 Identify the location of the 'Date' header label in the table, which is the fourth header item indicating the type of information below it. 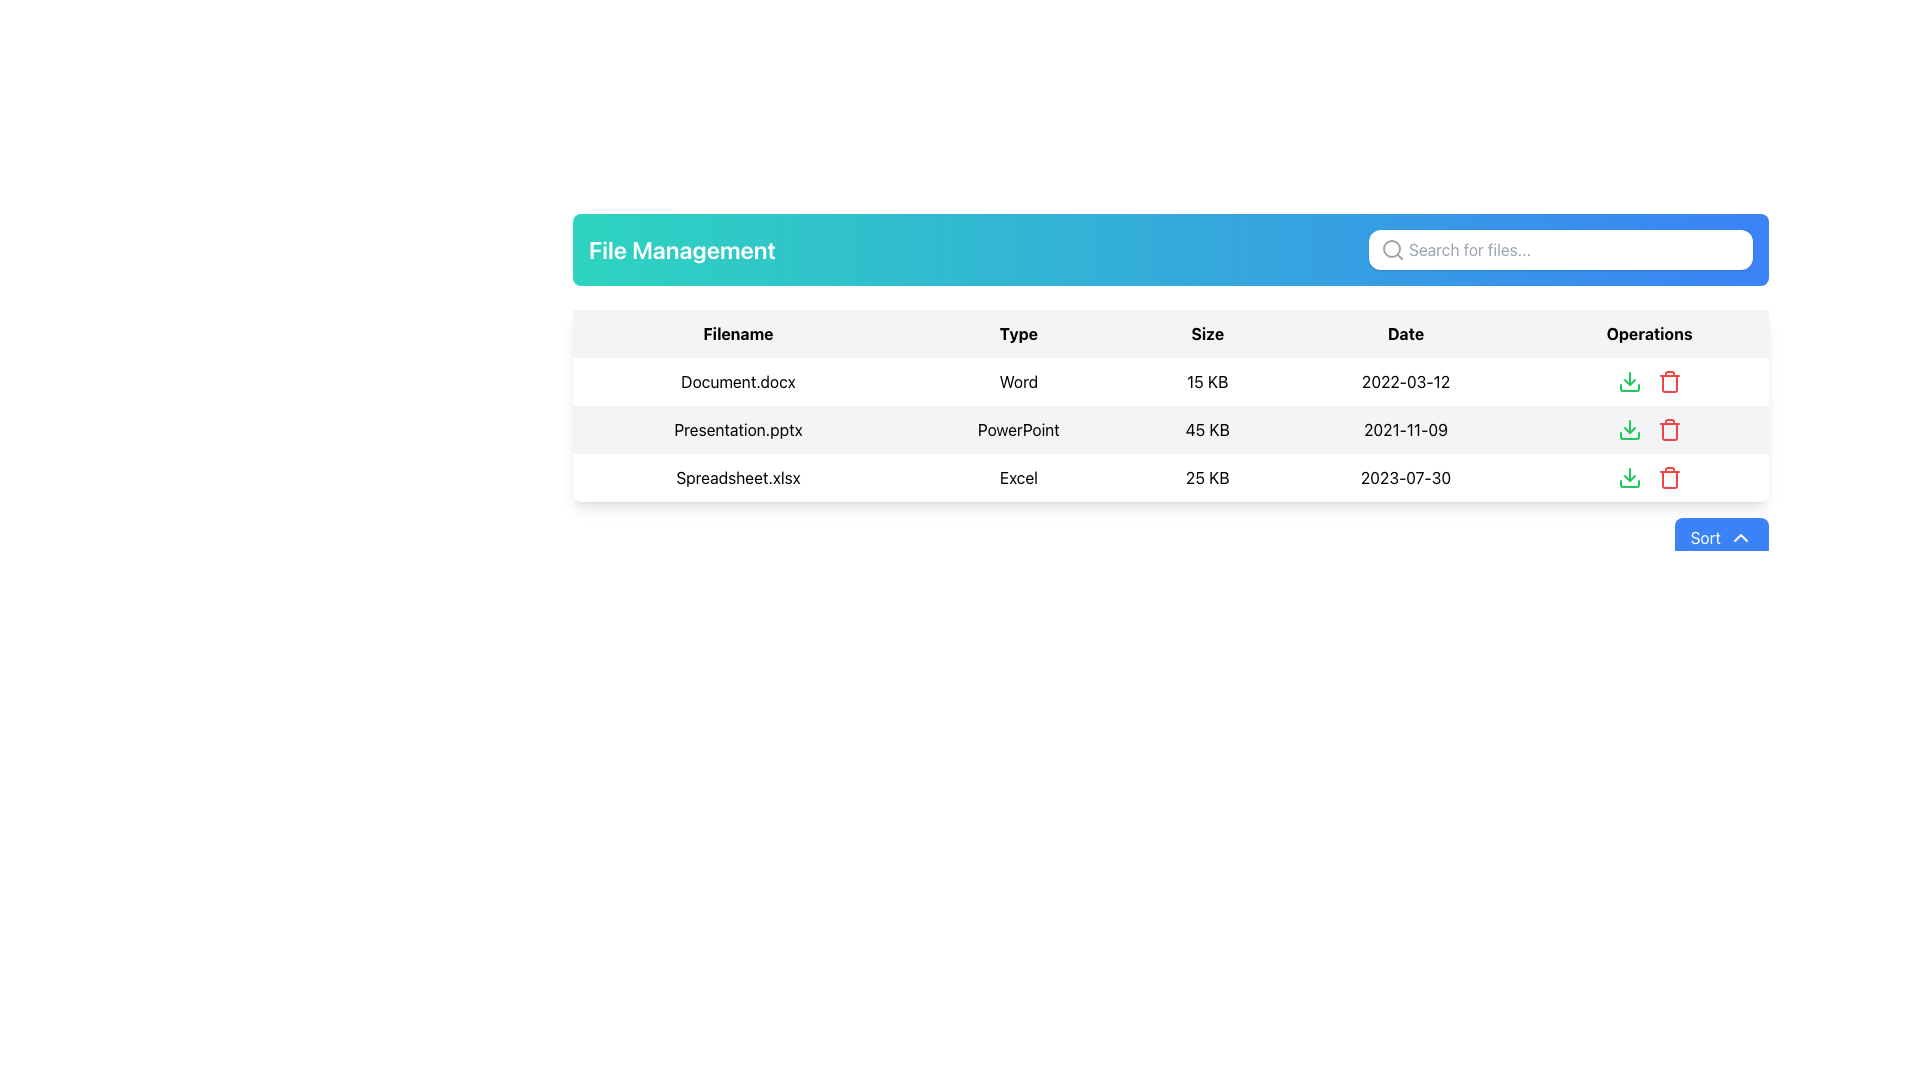
(1405, 333).